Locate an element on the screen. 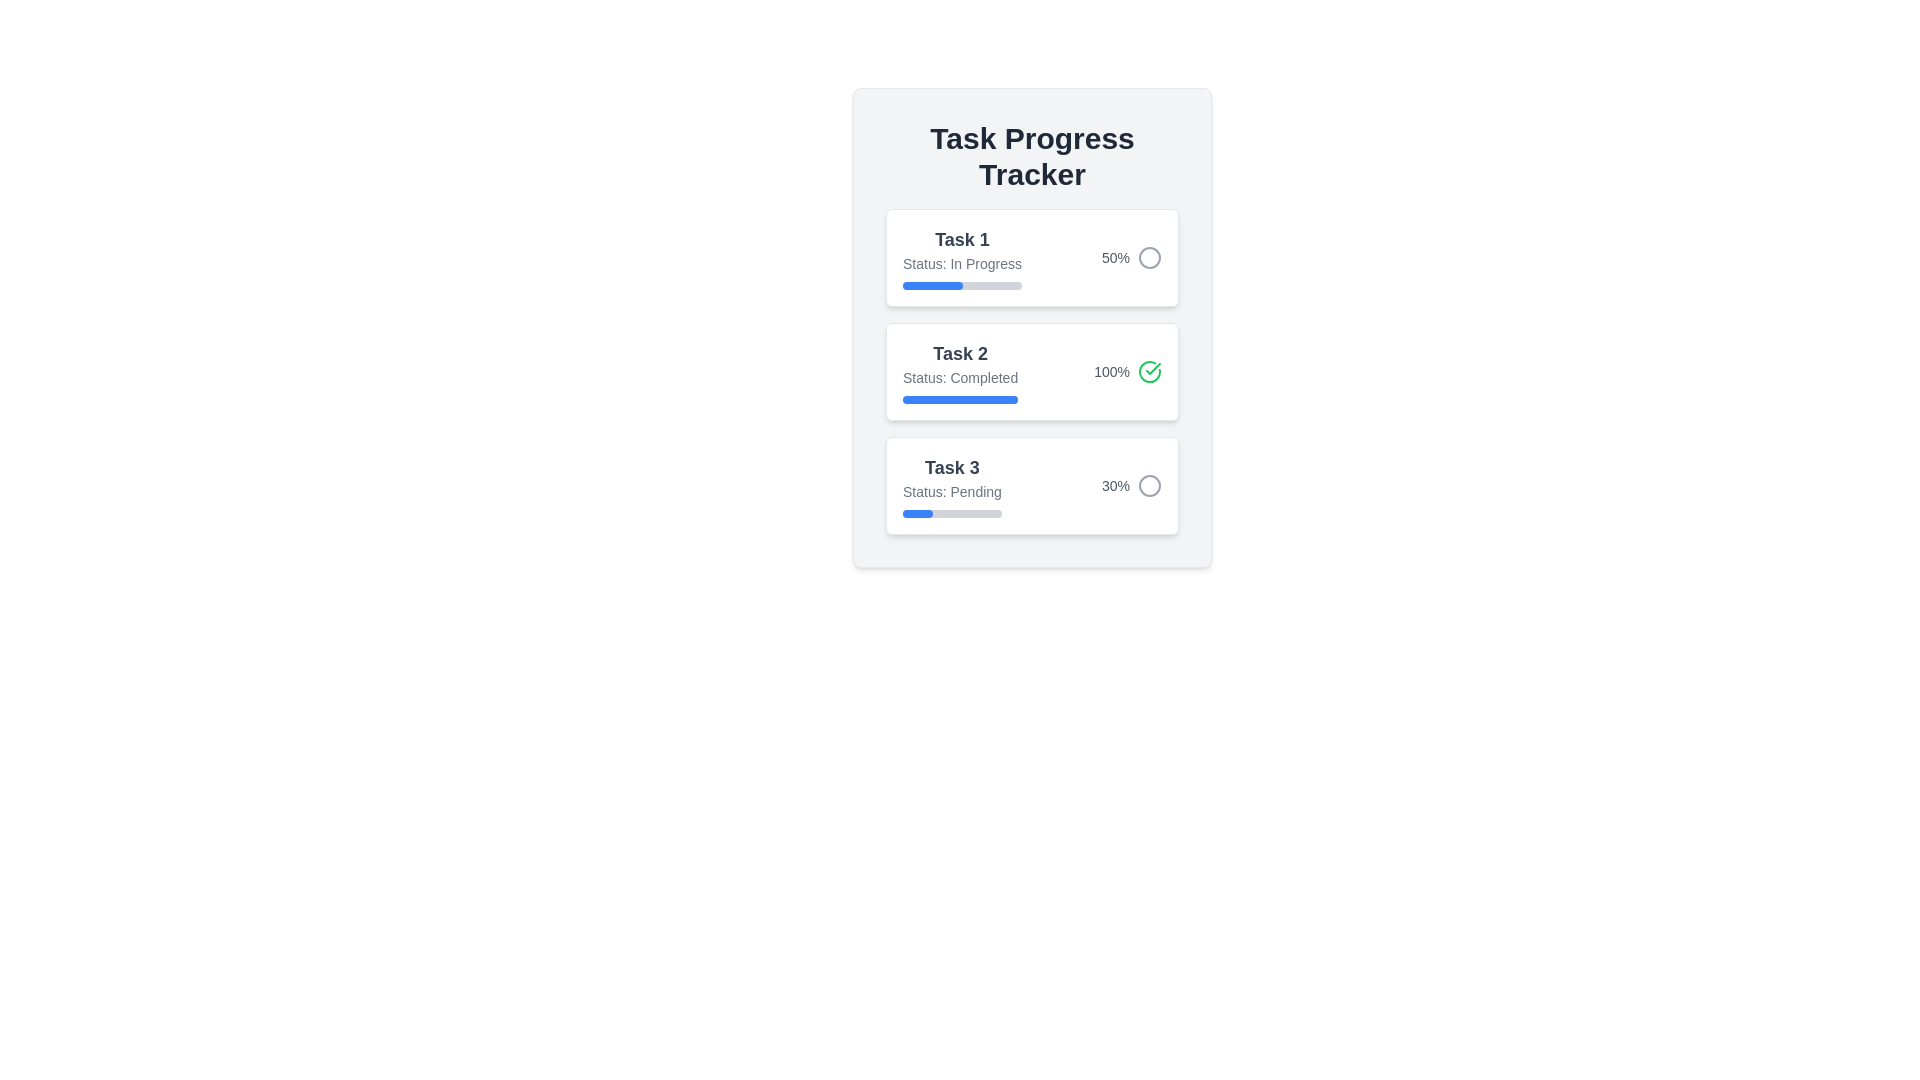 This screenshot has height=1080, width=1920. the Text label that indicates the current status of Task 3, which is 'Pending', positioned below the 'Task 3' title and above the progress bar is located at coordinates (951, 492).